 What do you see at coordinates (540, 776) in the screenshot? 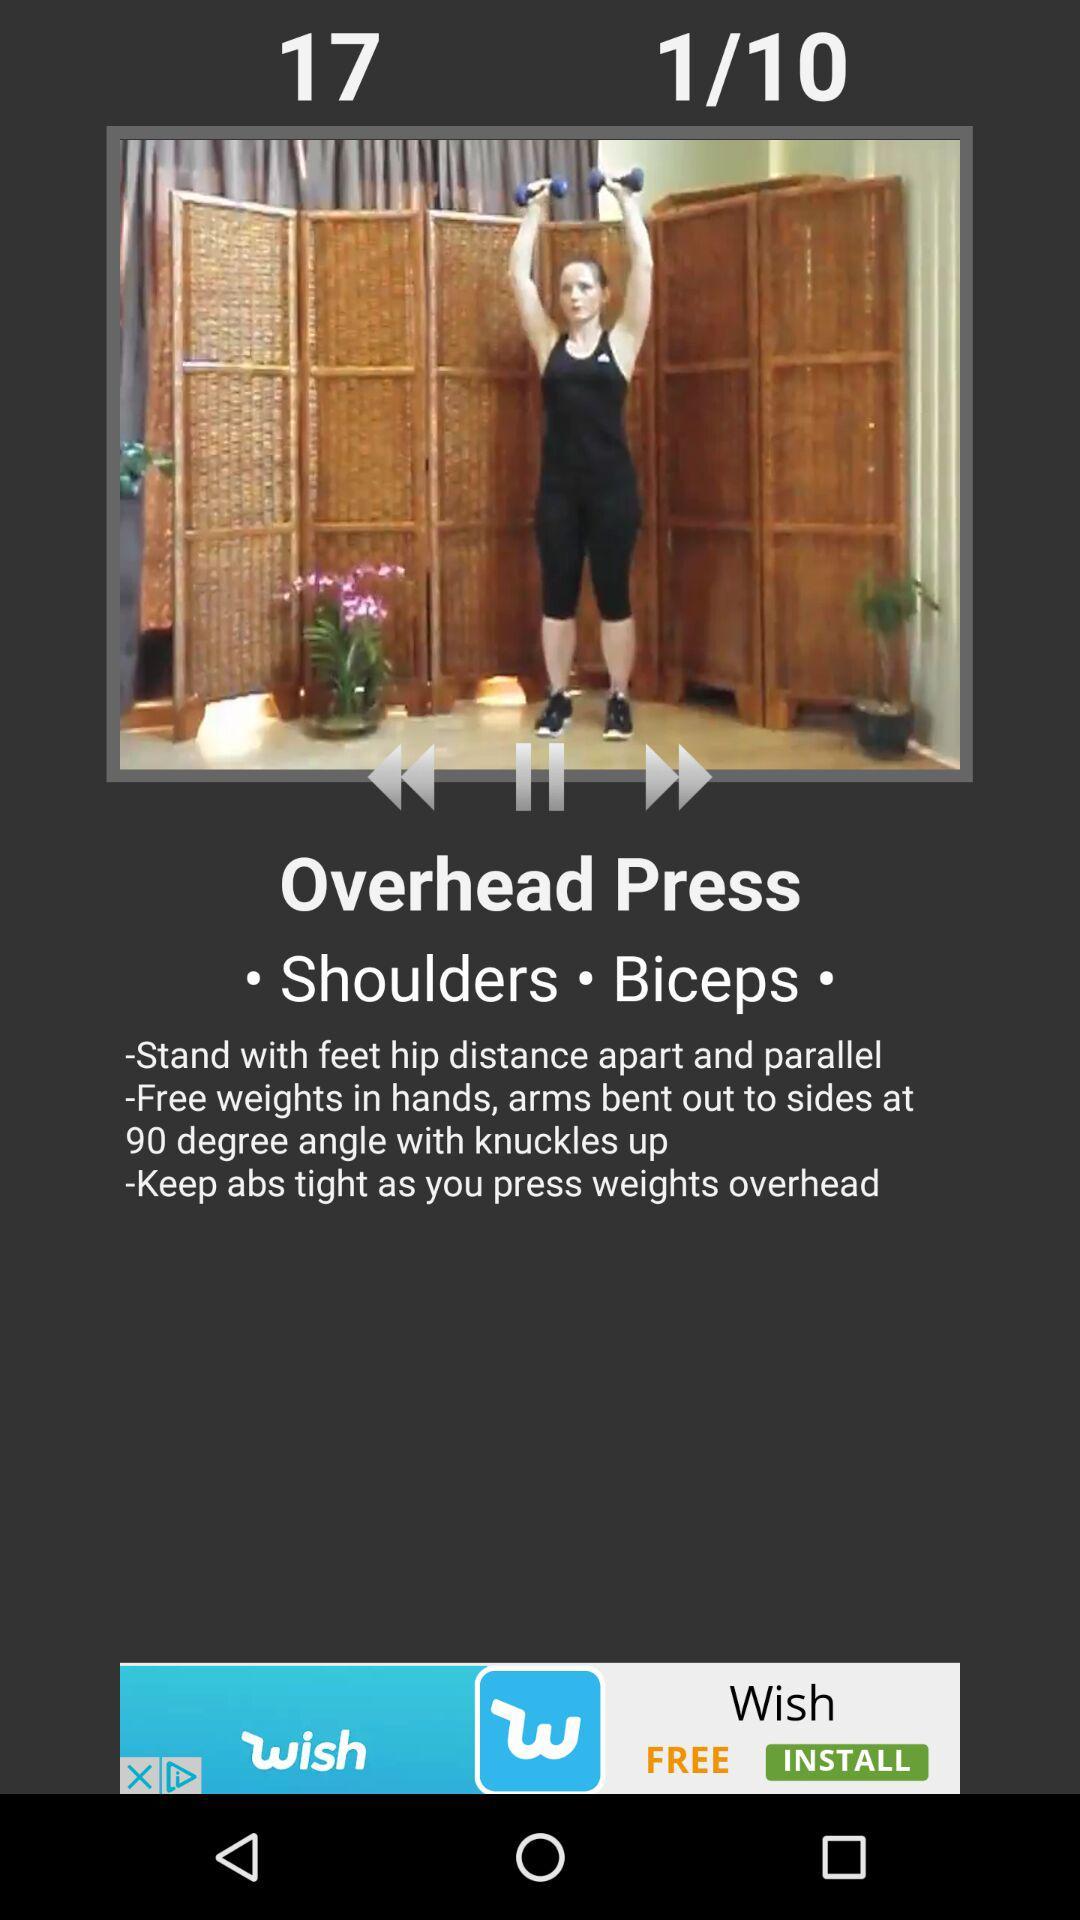
I see `pause video` at bounding box center [540, 776].